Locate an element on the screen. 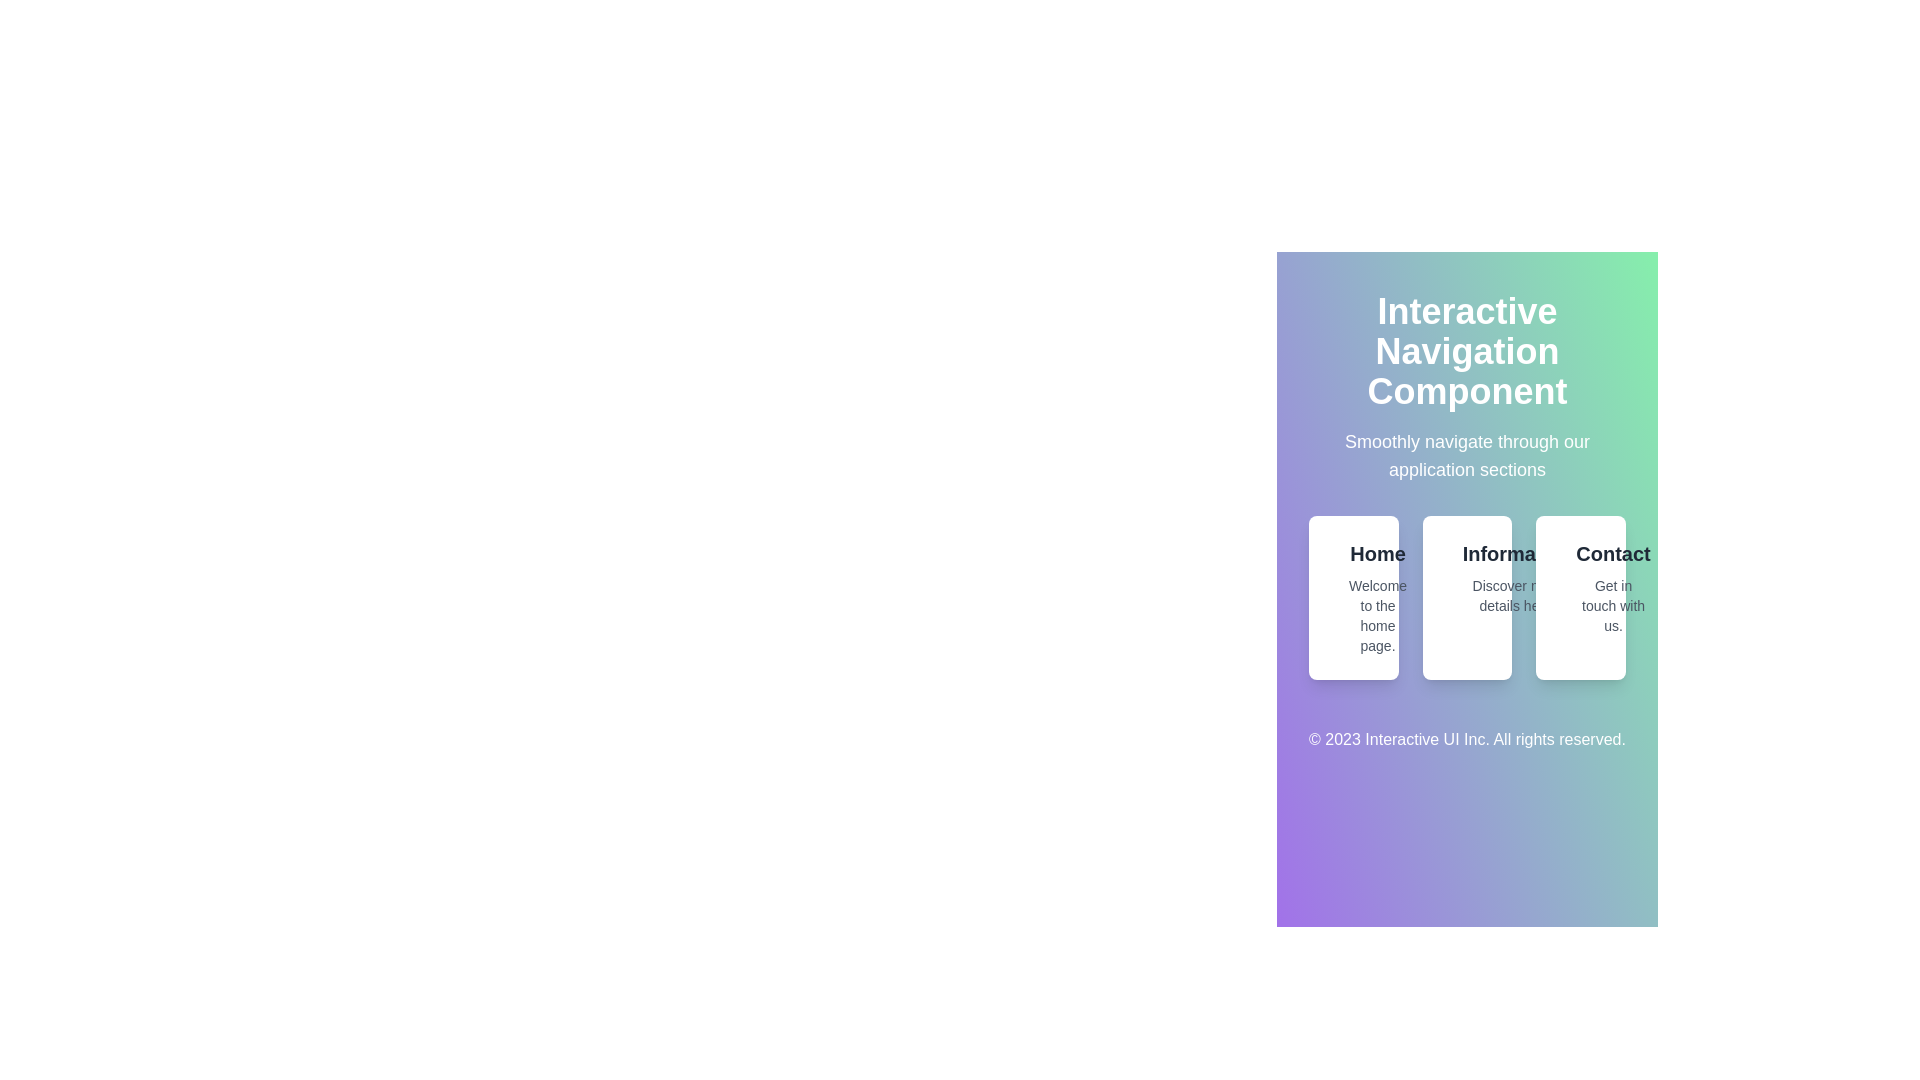 This screenshot has height=1080, width=1920. text label displaying the word 'Information' that is bold and prominently styled, located in the center column of a three-card layout, above the smaller text 'Discover more details here.' is located at coordinates (1517, 554).